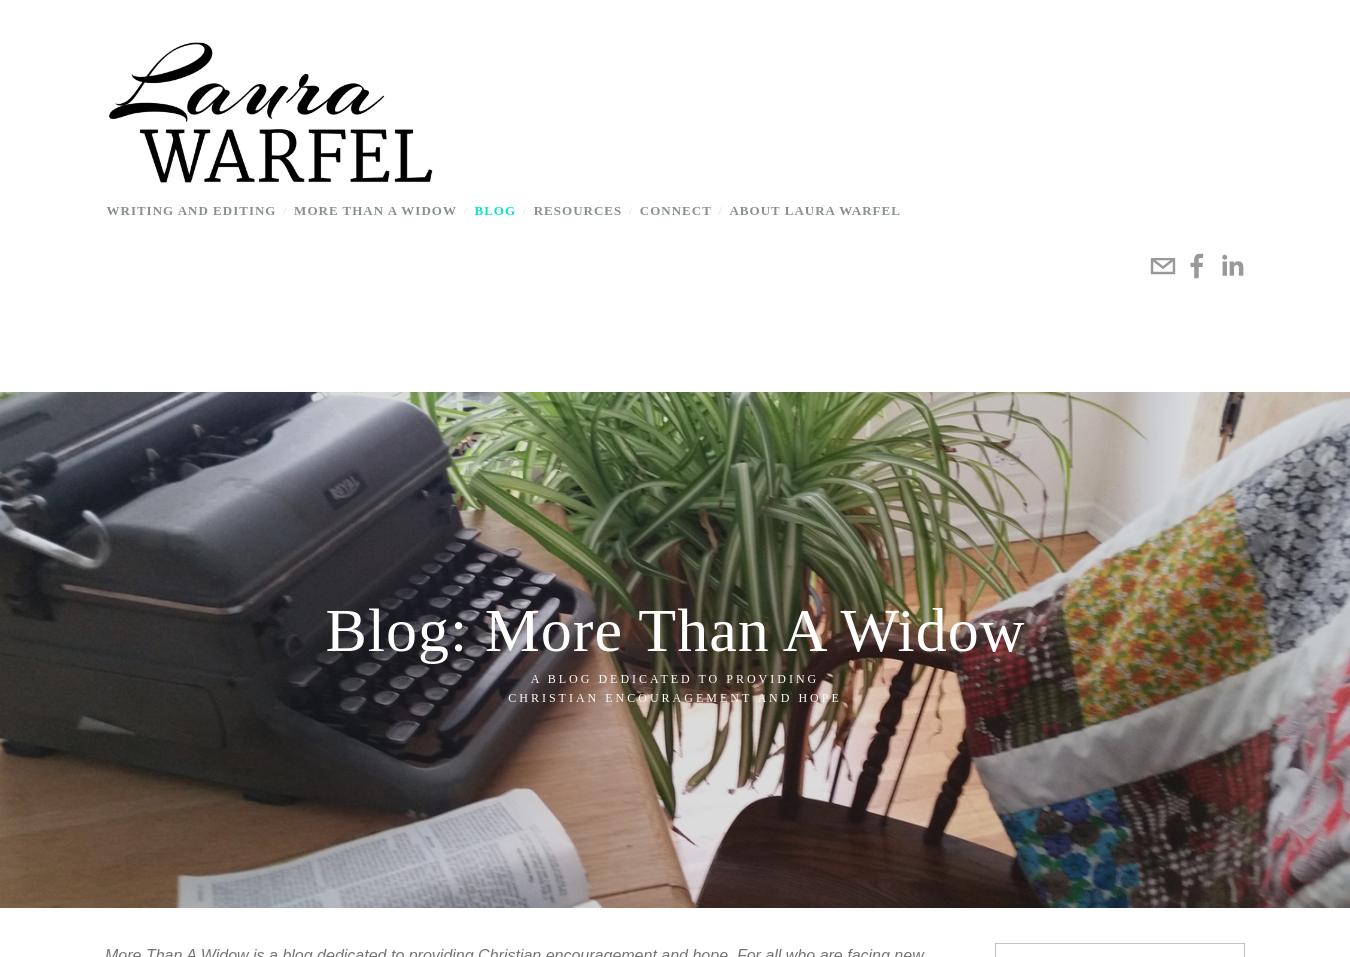 This screenshot has width=1350, height=957. What do you see at coordinates (472, 208) in the screenshot?
I see `'Blog'` at bounding box center [472, 208].